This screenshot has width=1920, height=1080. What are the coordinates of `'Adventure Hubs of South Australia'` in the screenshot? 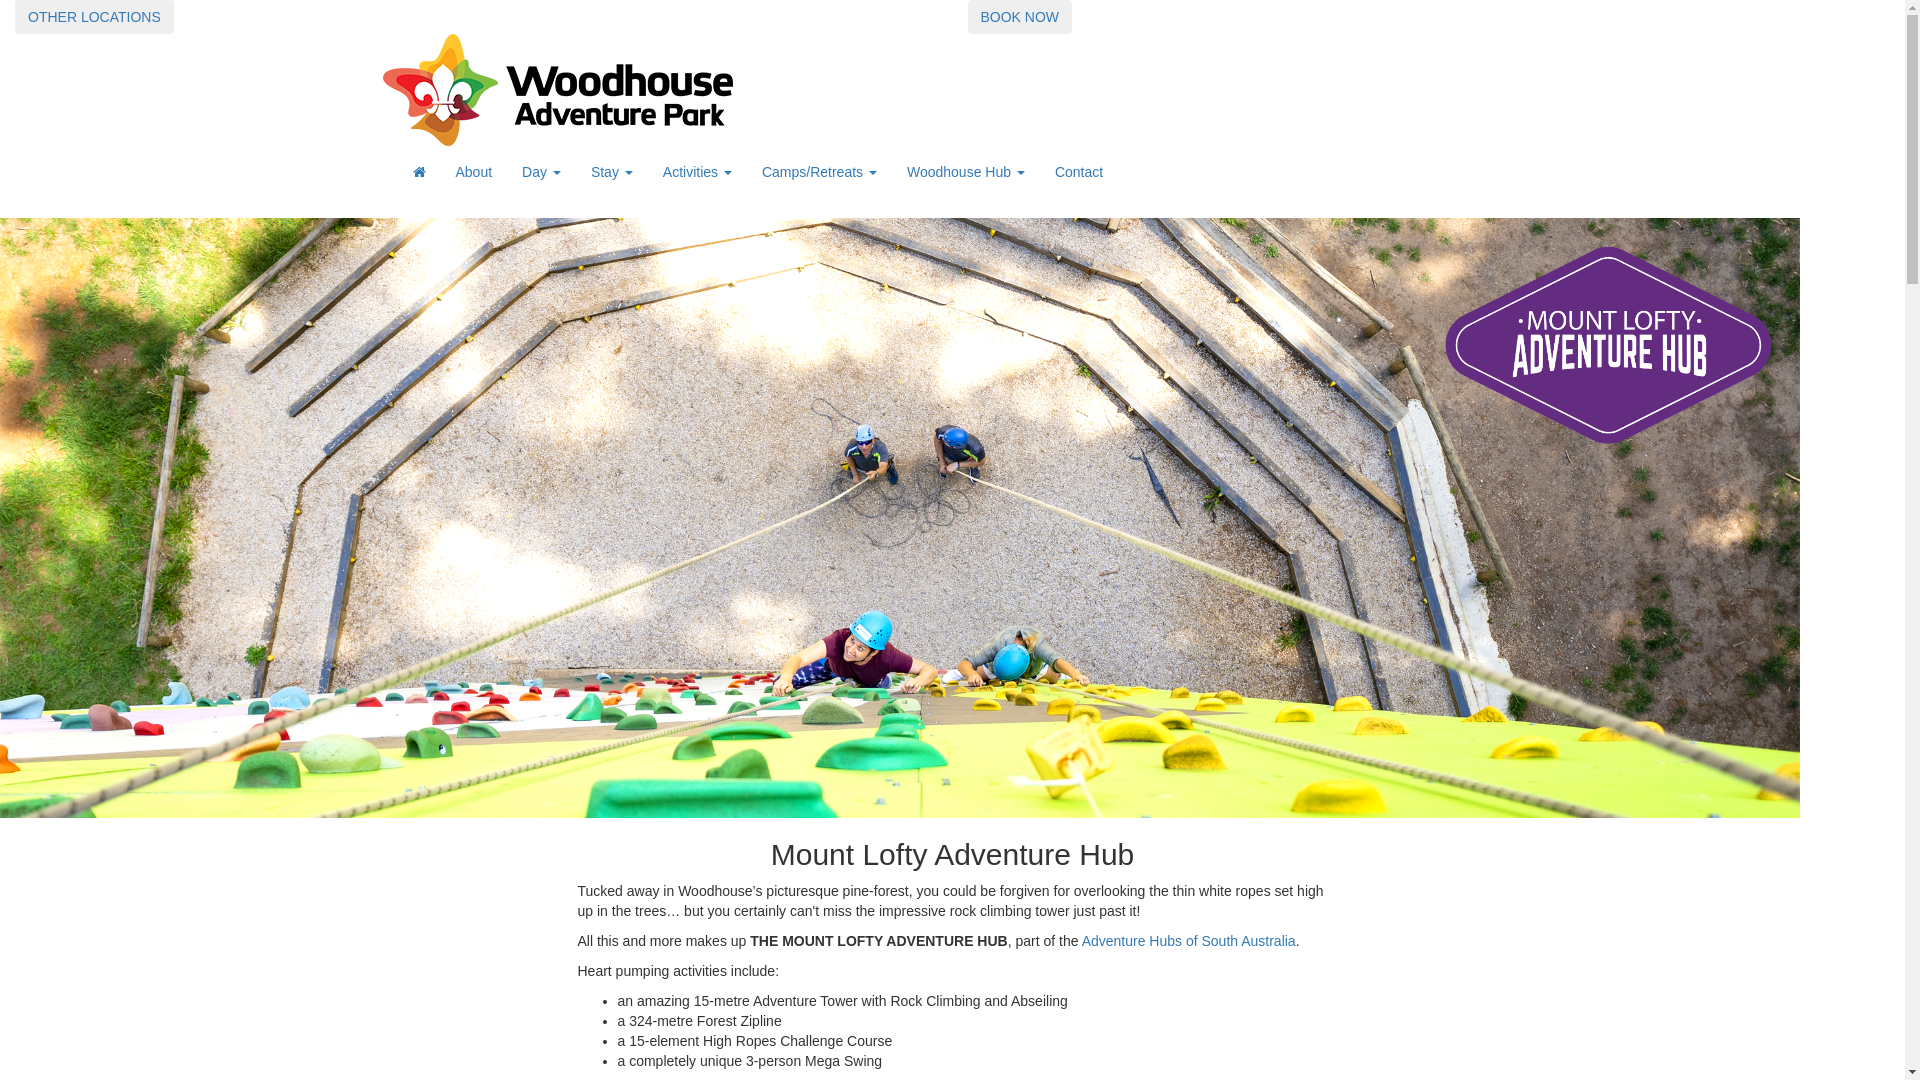 It's located at (1080, 941).